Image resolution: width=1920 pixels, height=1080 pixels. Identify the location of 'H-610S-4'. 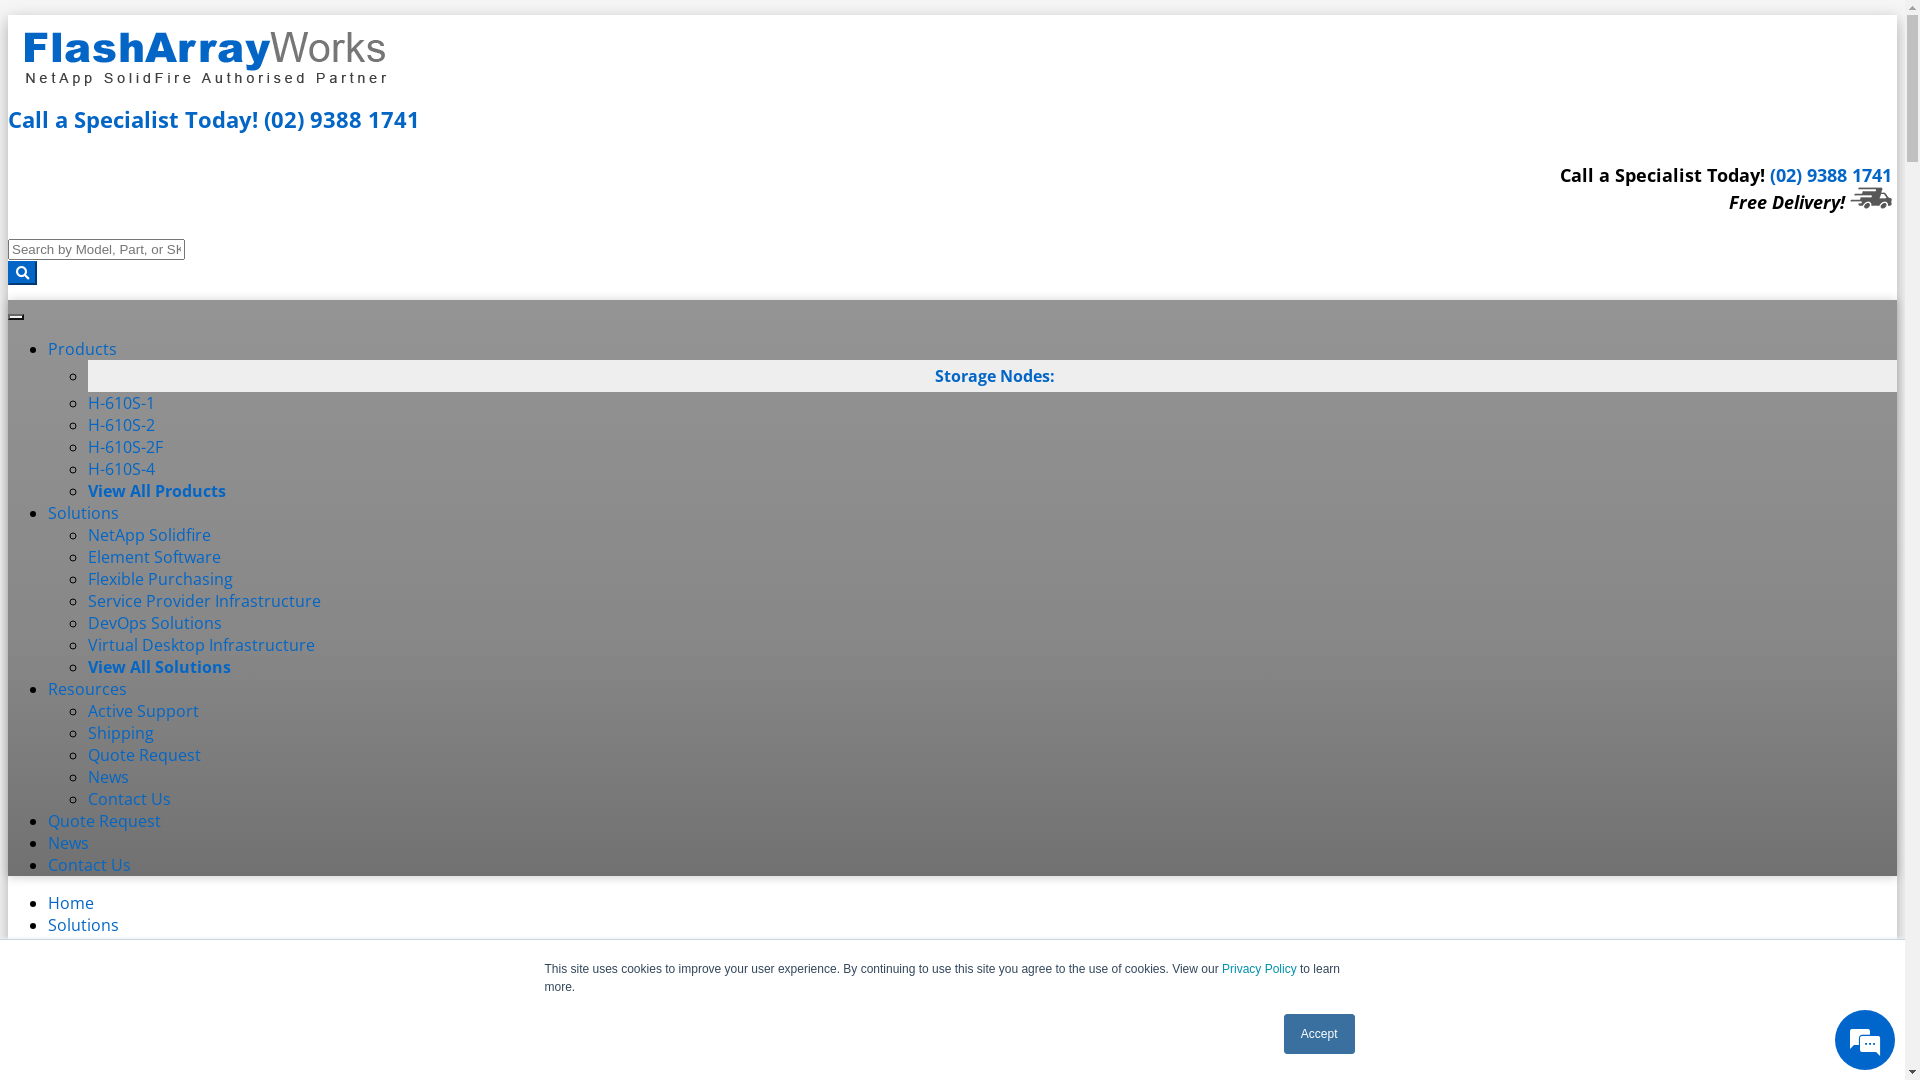
(120, 469).